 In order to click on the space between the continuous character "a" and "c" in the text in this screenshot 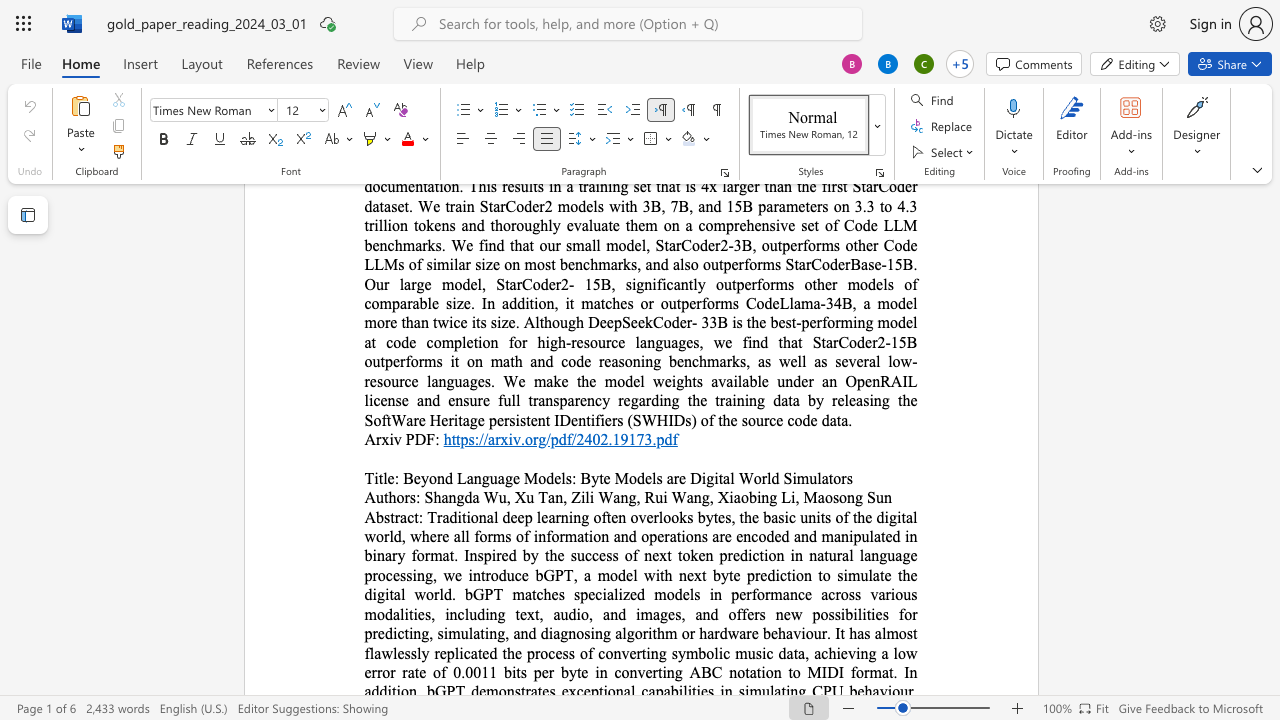, I will do `click(406, 516)`.